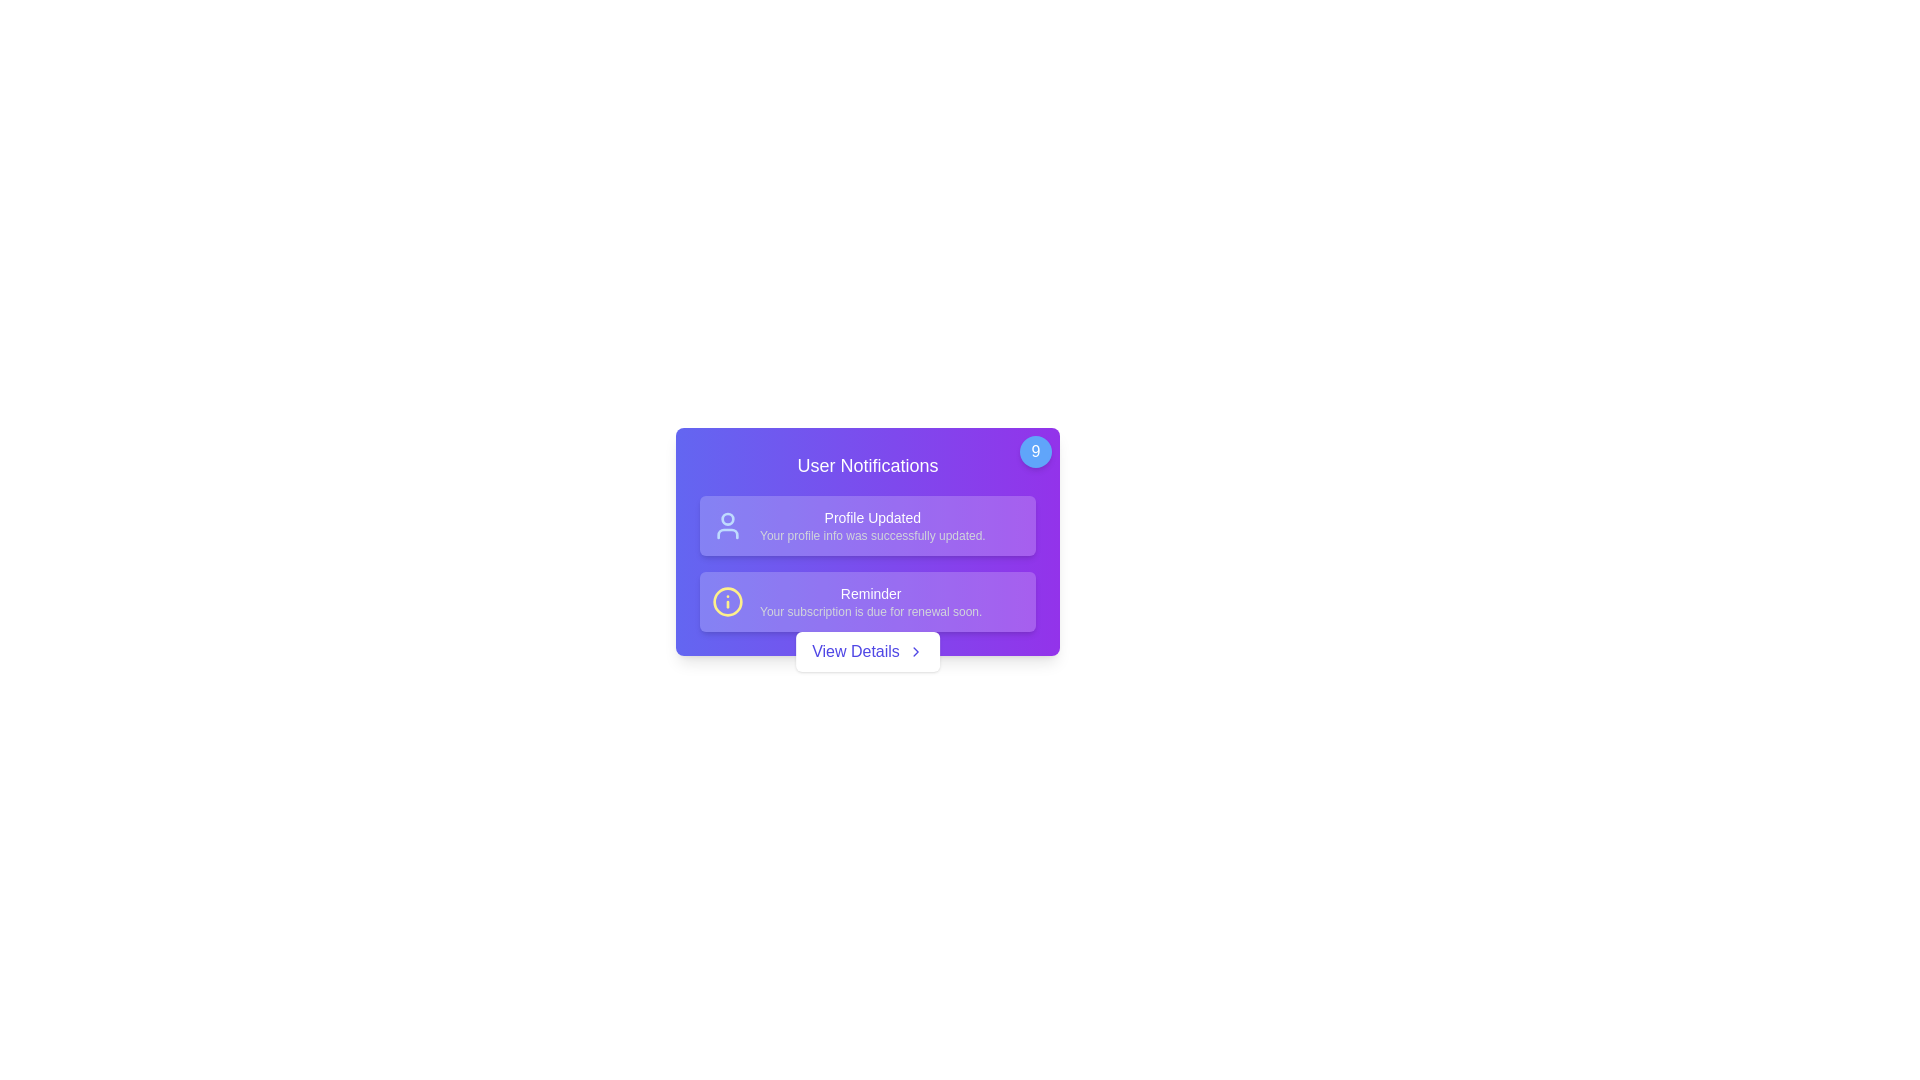  What do you see at coordinates (868, 524) in the screenshot?
I see `the Notification Panel displaying 'Profile Updated' with the description 'Your profile info was successfully updated'` at bounding box center [868, 524].